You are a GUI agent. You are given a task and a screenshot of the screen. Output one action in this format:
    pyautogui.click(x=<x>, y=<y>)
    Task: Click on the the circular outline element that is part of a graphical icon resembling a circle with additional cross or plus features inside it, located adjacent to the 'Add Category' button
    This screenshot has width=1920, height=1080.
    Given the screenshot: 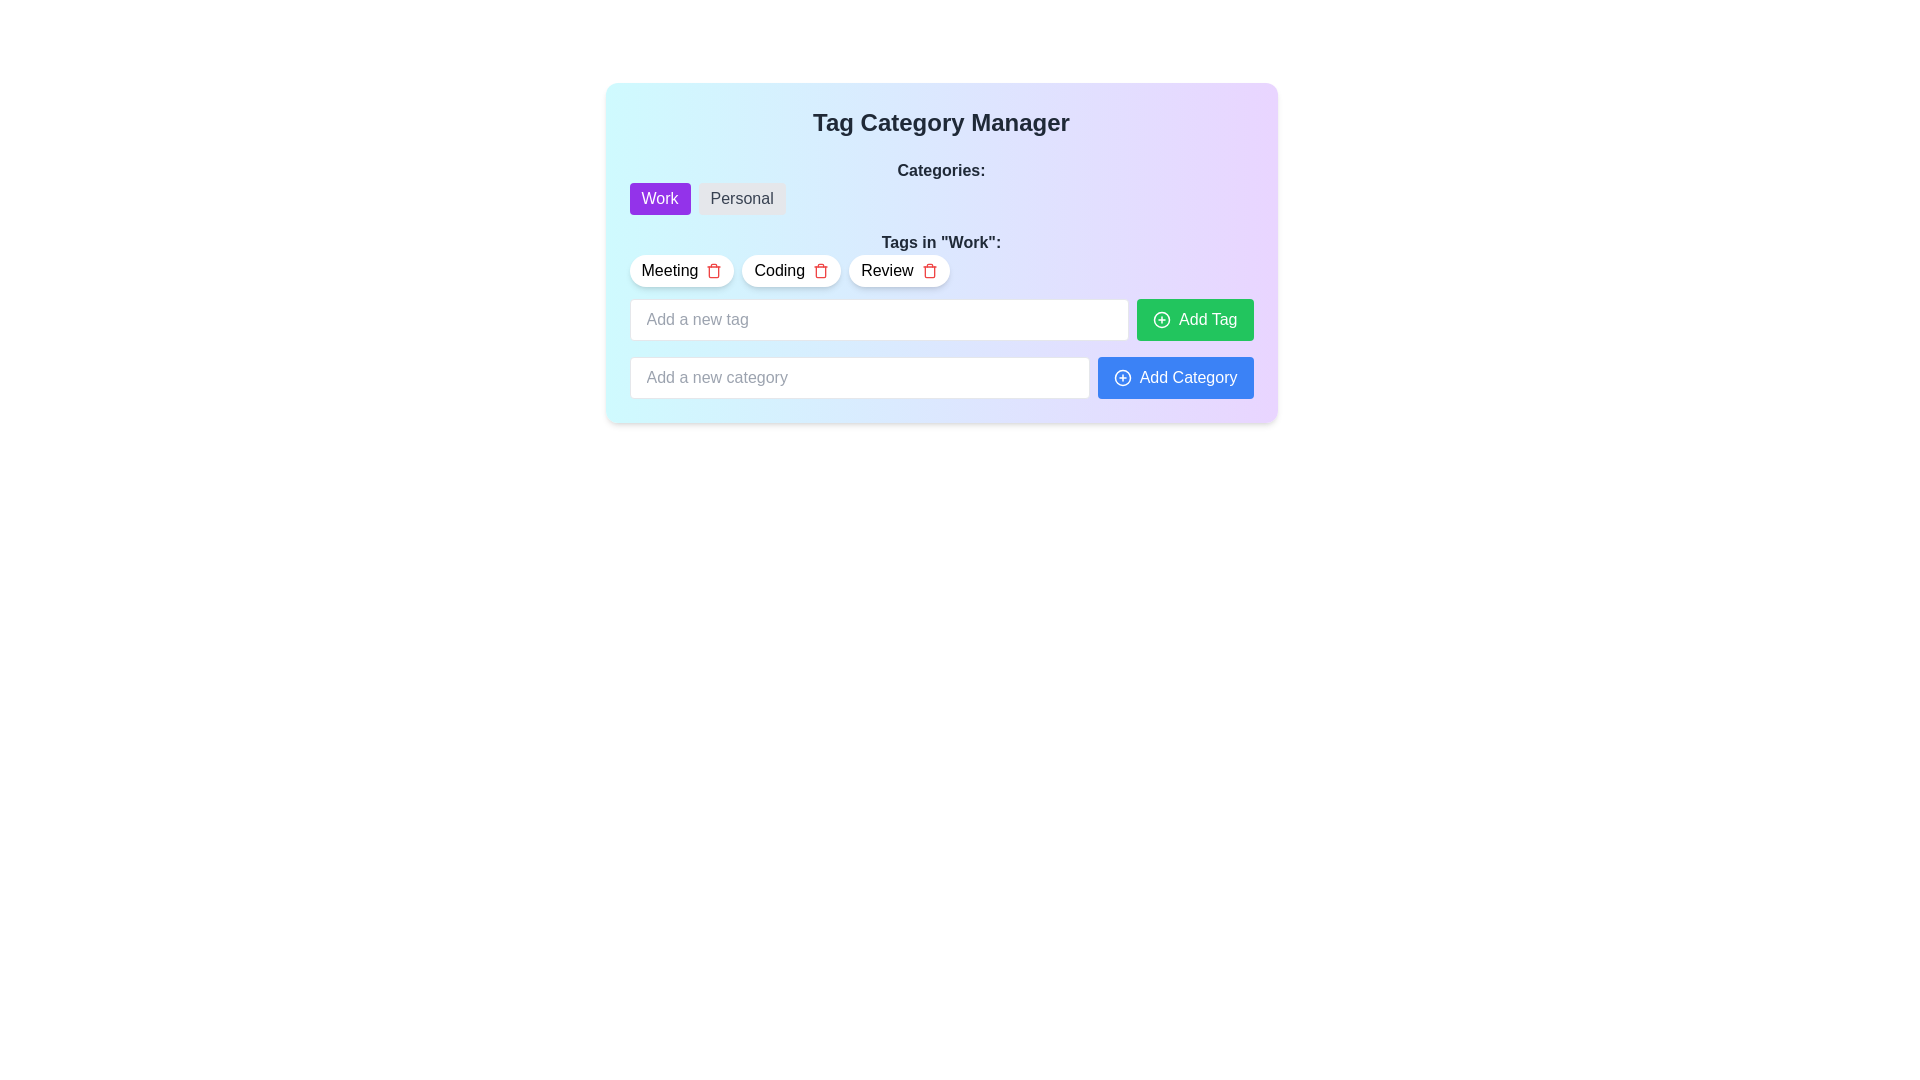 What is the action you would take?
    pyautogui.click(x=1122, y=378)
    